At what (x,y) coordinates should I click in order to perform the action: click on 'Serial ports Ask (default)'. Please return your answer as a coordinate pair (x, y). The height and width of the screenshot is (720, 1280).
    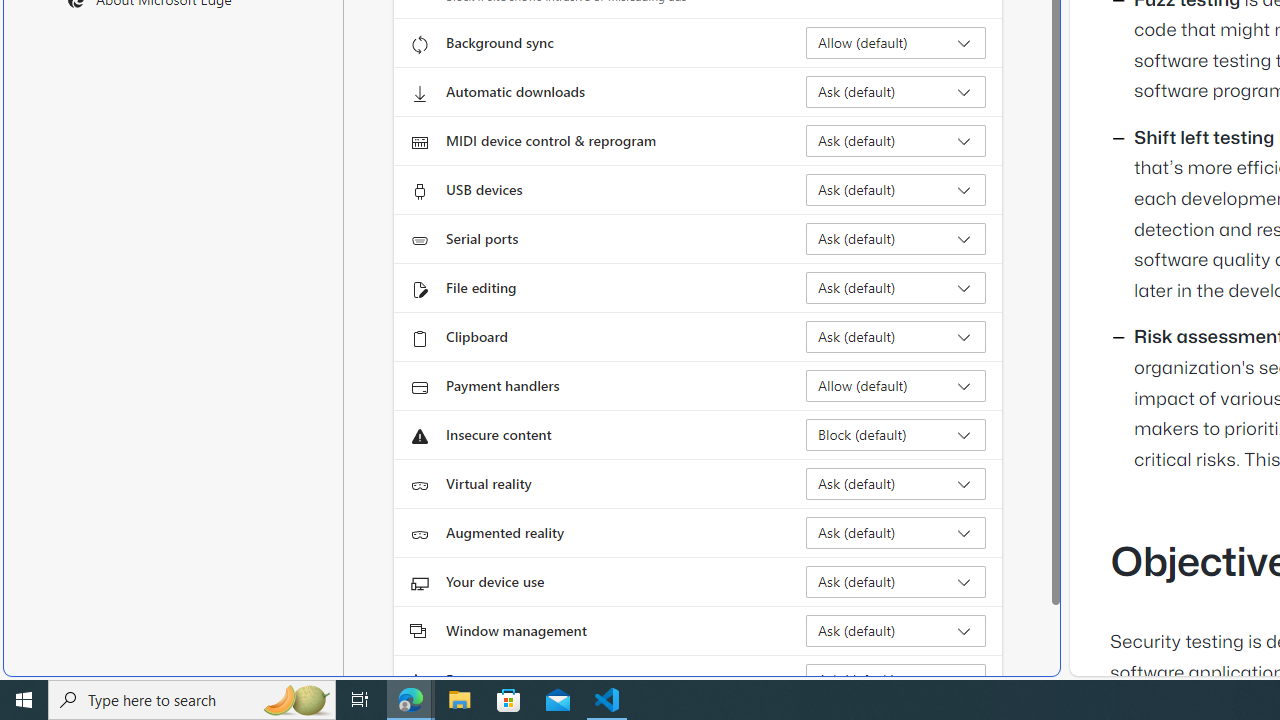
    Looking at the image, I should click on (895, 238).